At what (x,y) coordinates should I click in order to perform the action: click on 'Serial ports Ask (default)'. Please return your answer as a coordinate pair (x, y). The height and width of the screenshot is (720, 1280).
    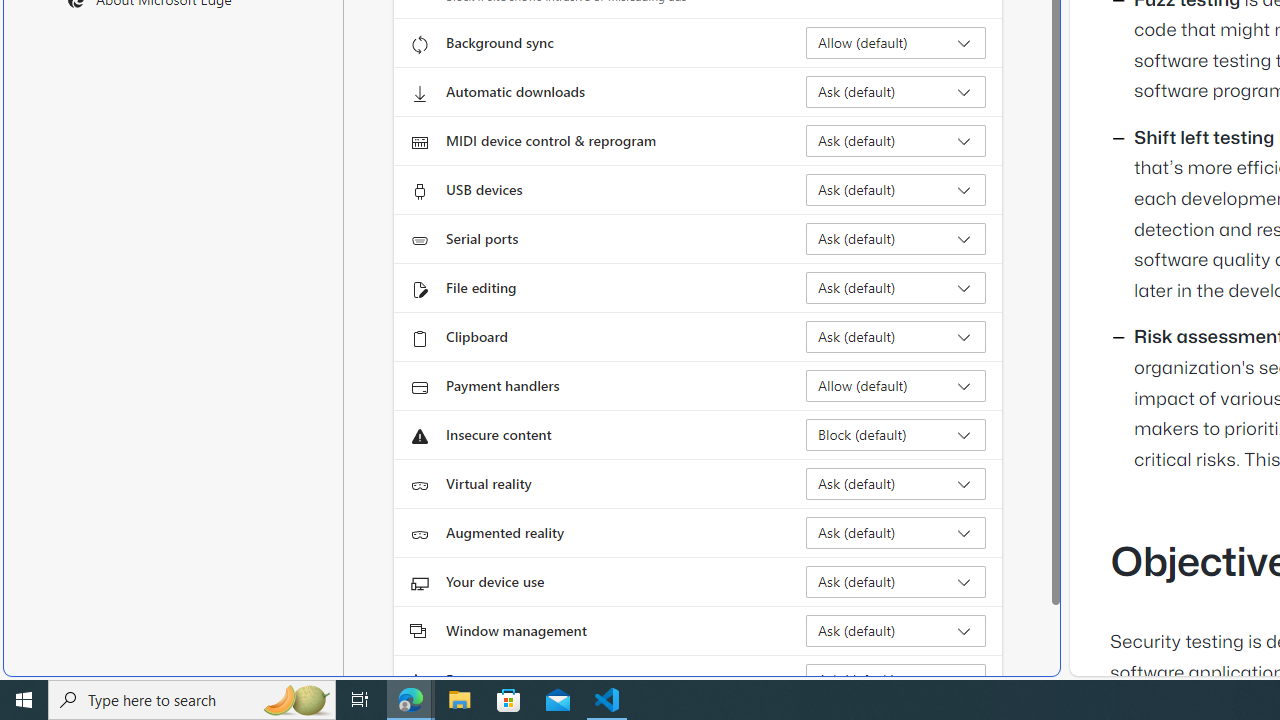
    Looking at the image, I should click on (895, 238).